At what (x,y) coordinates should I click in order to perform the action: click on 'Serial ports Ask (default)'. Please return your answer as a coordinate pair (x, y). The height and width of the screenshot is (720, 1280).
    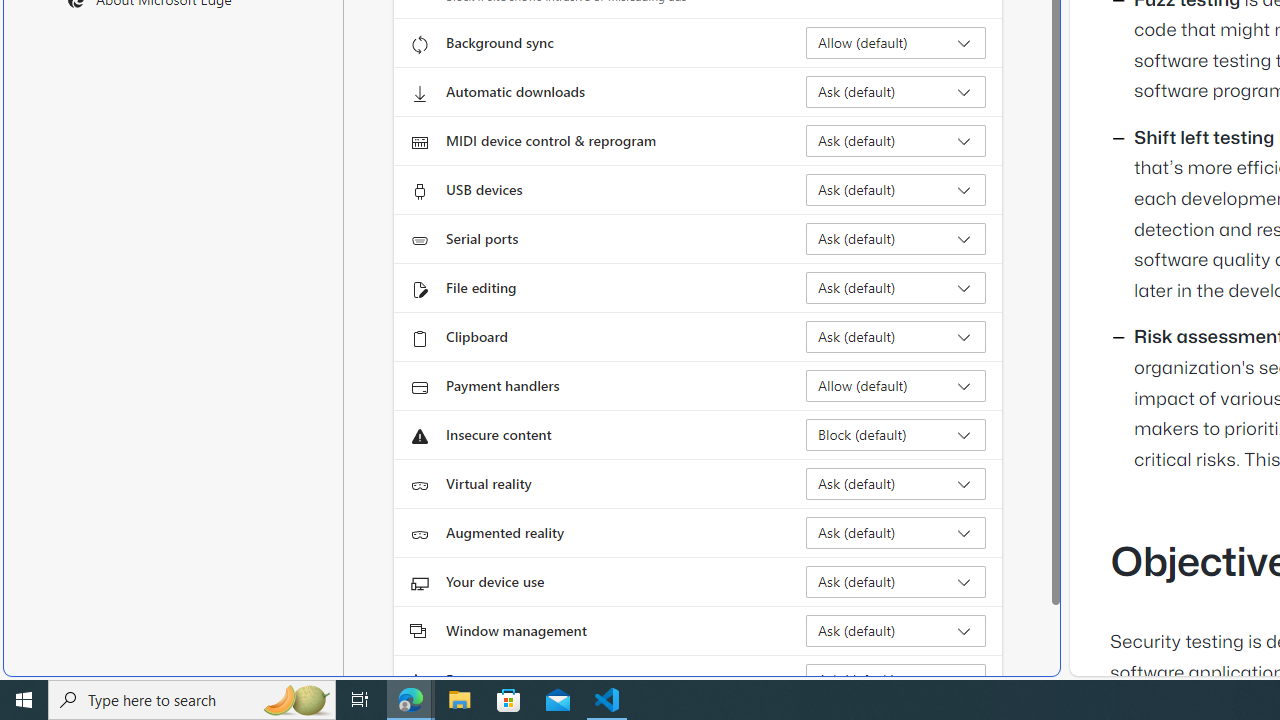
    Looking at the image, I should click on (895, 238).